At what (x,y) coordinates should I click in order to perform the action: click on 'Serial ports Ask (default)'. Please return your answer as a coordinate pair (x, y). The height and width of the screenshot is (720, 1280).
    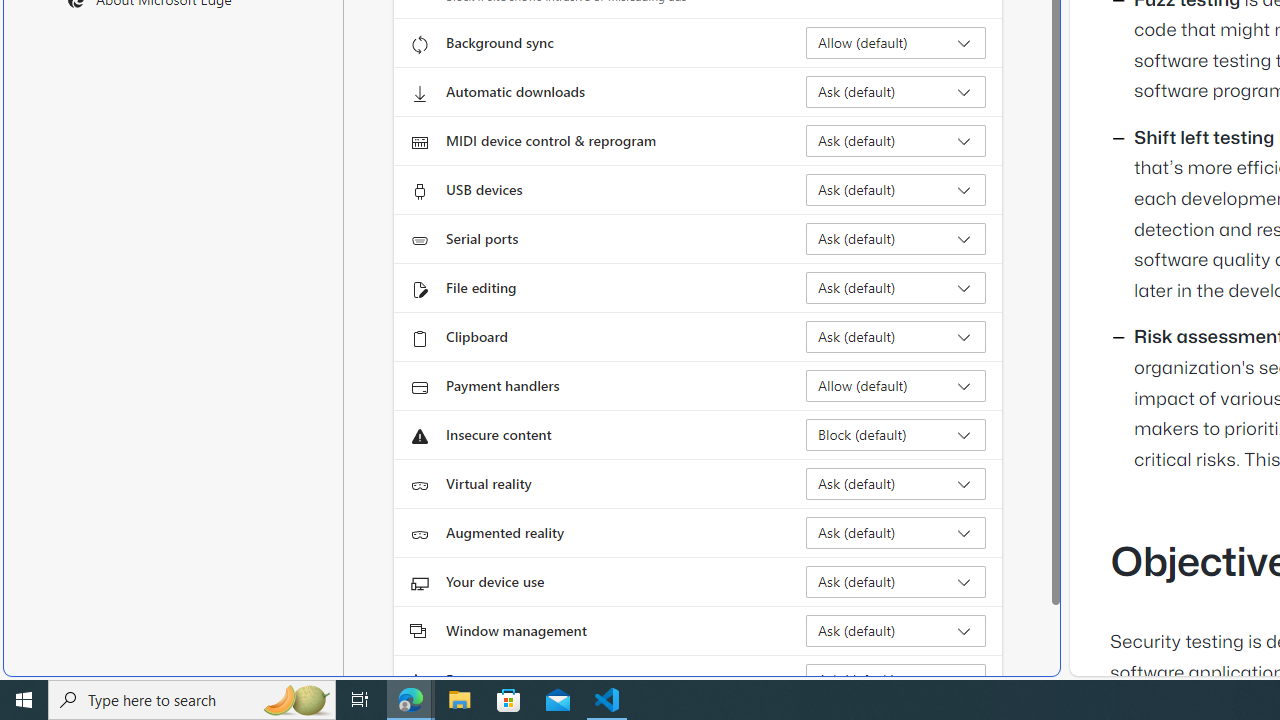
    Looking at the image, I should click on (895, 238).